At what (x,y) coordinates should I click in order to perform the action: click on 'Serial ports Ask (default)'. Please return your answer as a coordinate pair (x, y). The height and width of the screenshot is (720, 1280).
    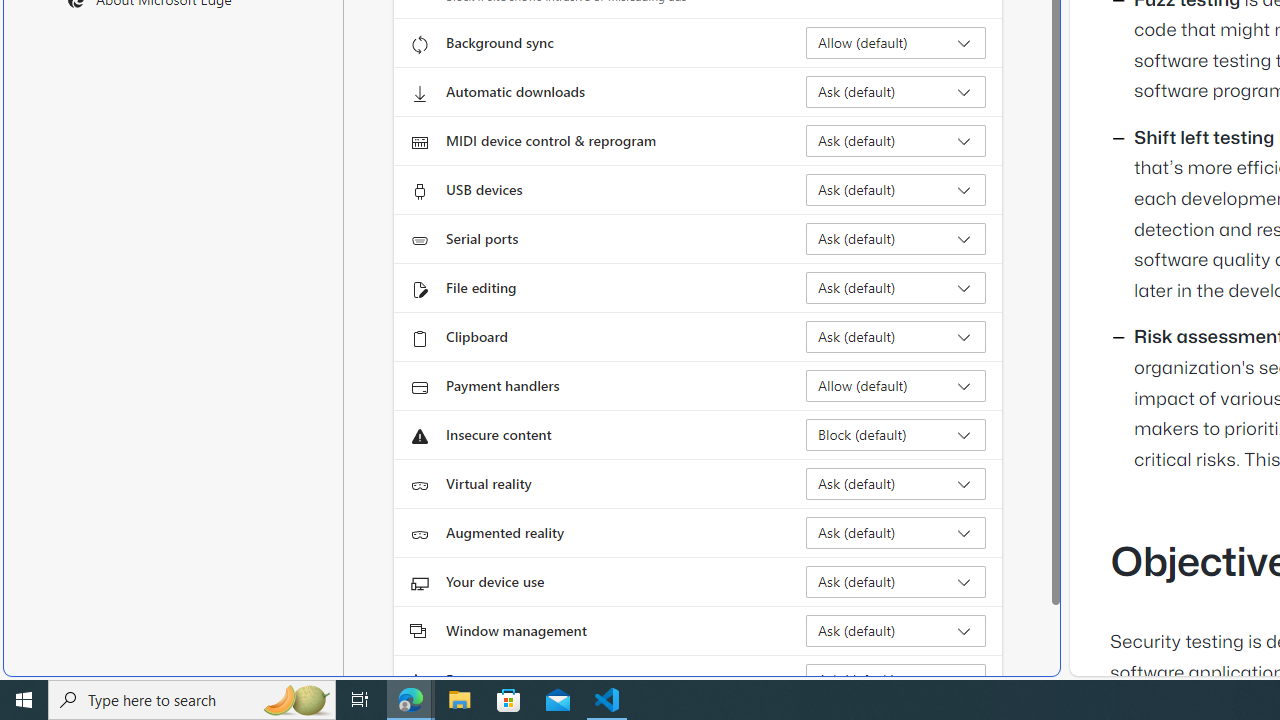
    Looking at the image, I should click on (895, 238).